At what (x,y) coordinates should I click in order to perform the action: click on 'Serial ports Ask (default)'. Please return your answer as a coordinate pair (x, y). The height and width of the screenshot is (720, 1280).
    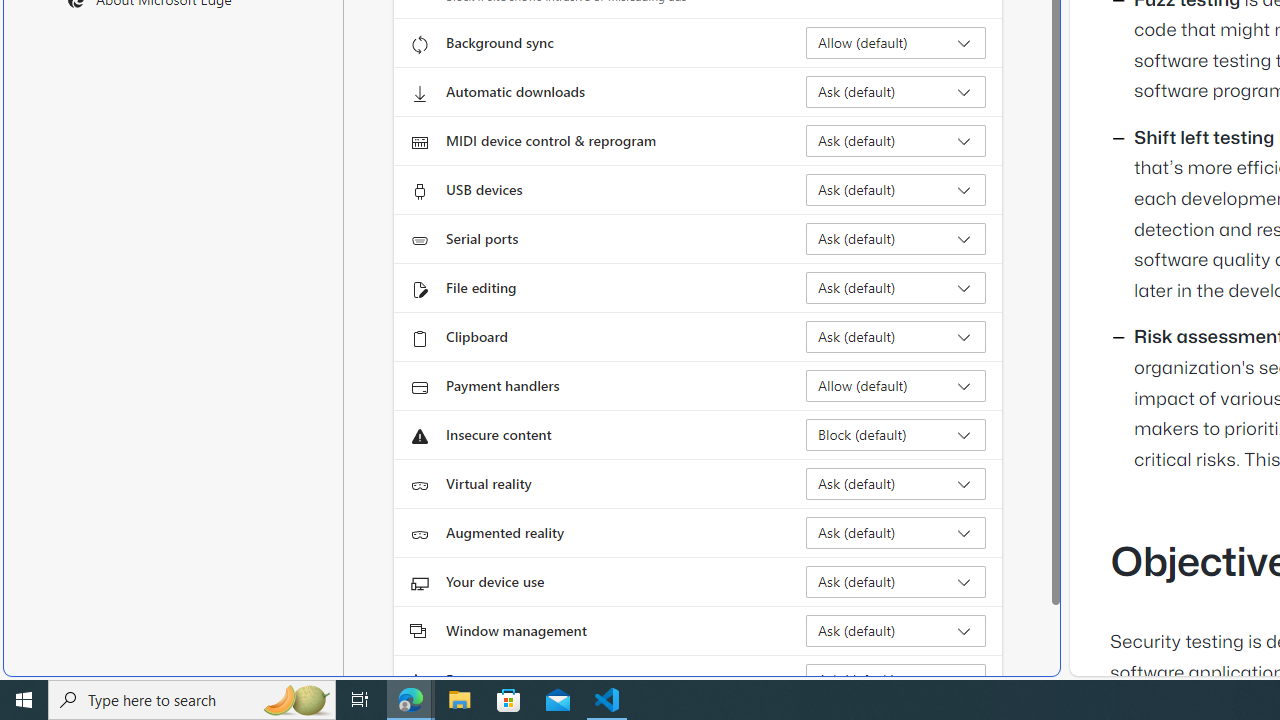
    Looking at the image, I should click on (895, 238).